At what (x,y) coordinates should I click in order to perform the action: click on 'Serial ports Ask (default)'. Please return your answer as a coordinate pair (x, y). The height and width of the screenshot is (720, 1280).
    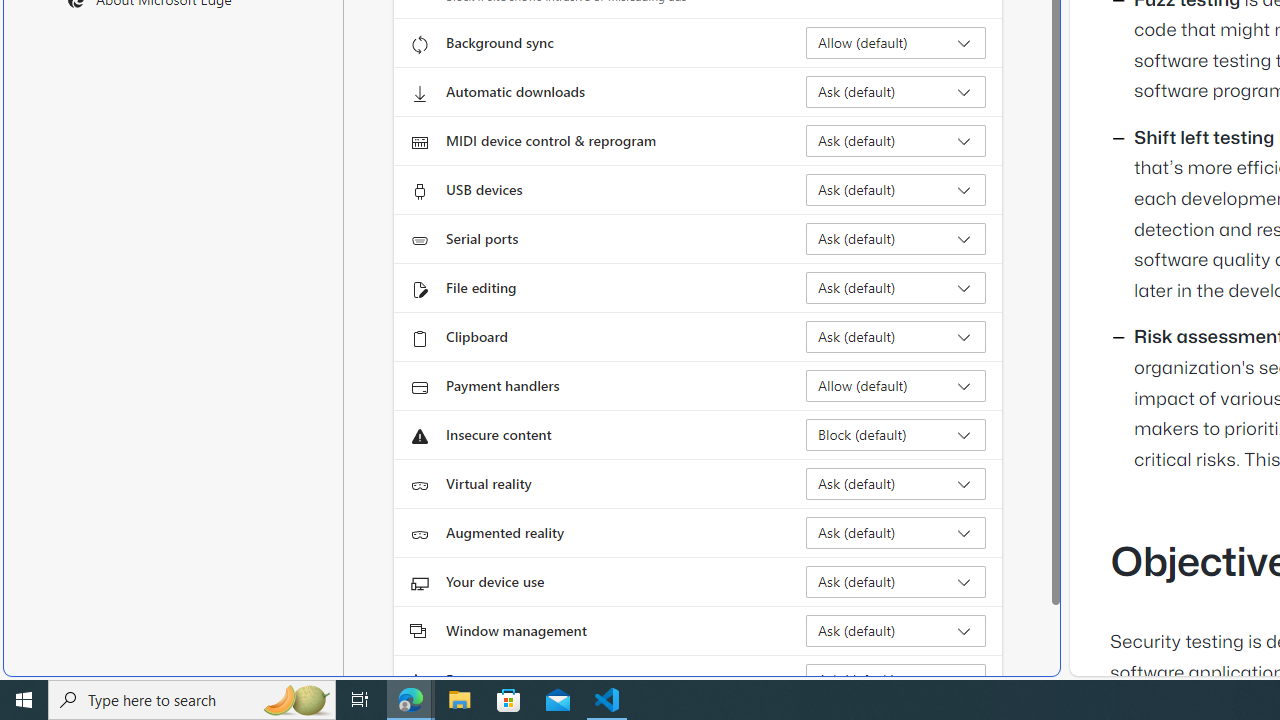
    Looking at the image, I should click on (895, 238).